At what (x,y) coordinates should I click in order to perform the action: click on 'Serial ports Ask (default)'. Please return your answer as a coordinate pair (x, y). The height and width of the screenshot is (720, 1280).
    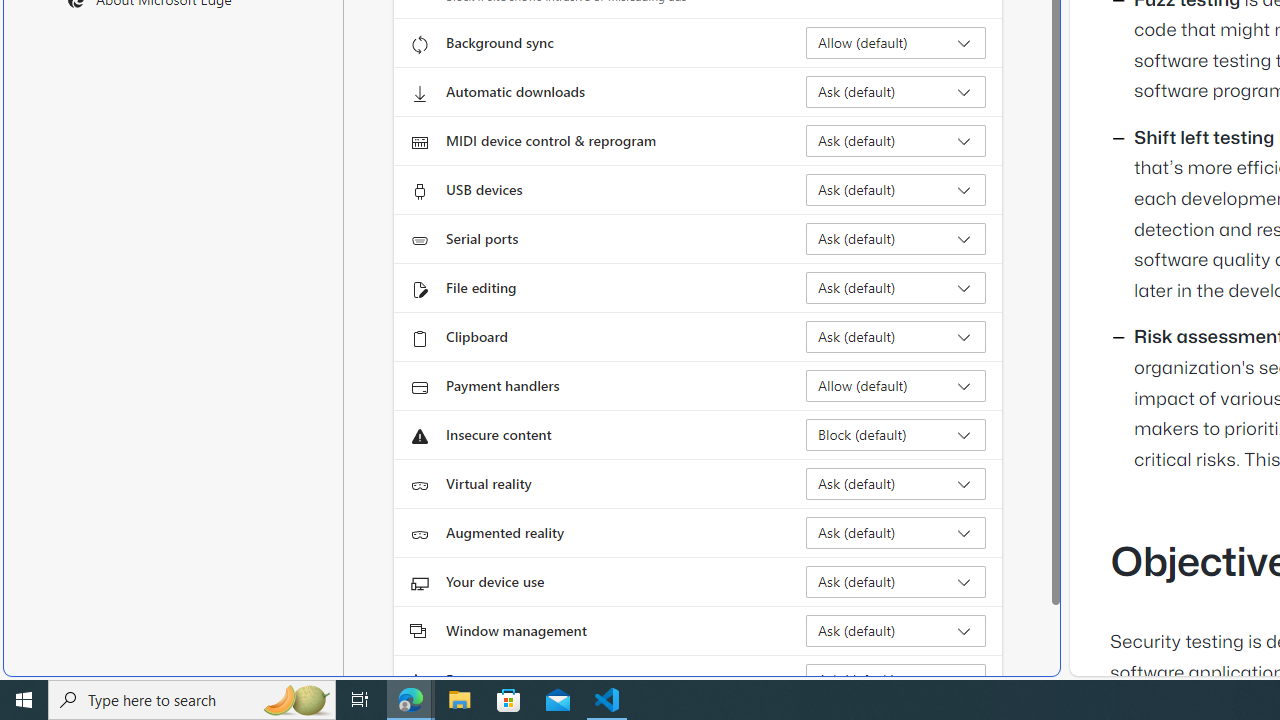
    Looking at the image, I should click on (895, 238).